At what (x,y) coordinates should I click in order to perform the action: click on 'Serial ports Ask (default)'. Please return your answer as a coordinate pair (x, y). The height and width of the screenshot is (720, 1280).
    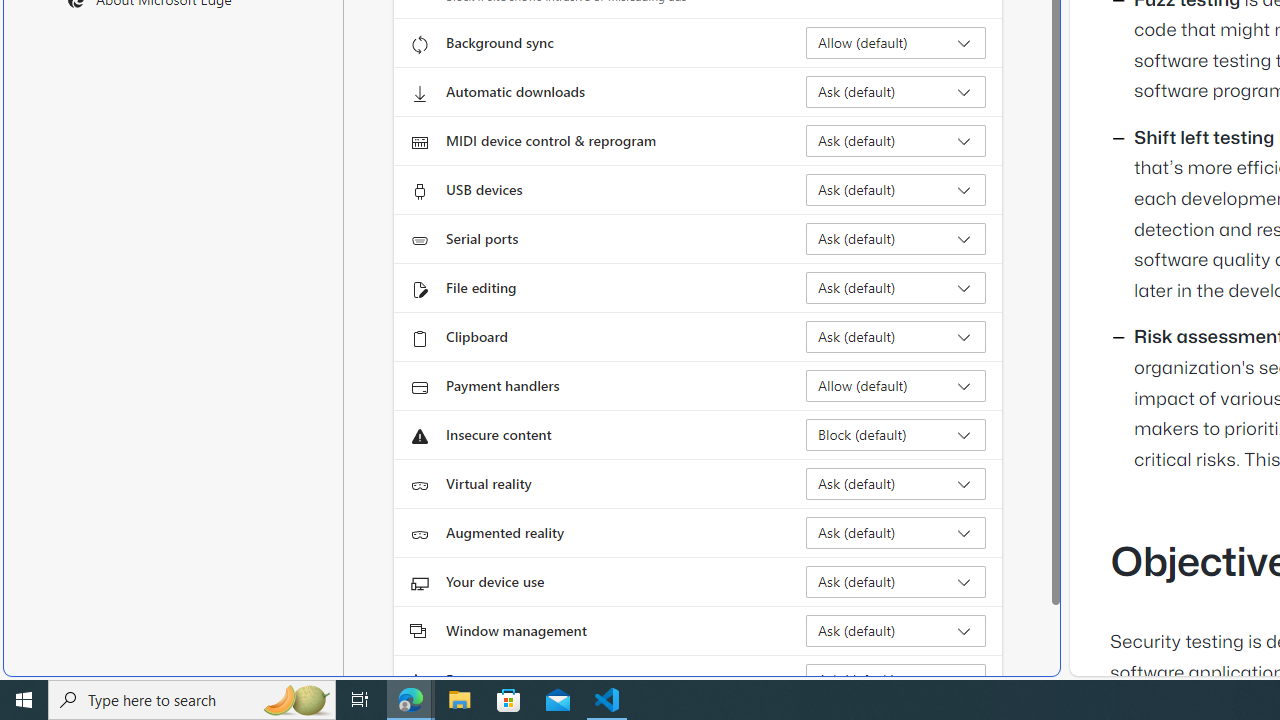
    Looking at the image, I should click on (895, 238).